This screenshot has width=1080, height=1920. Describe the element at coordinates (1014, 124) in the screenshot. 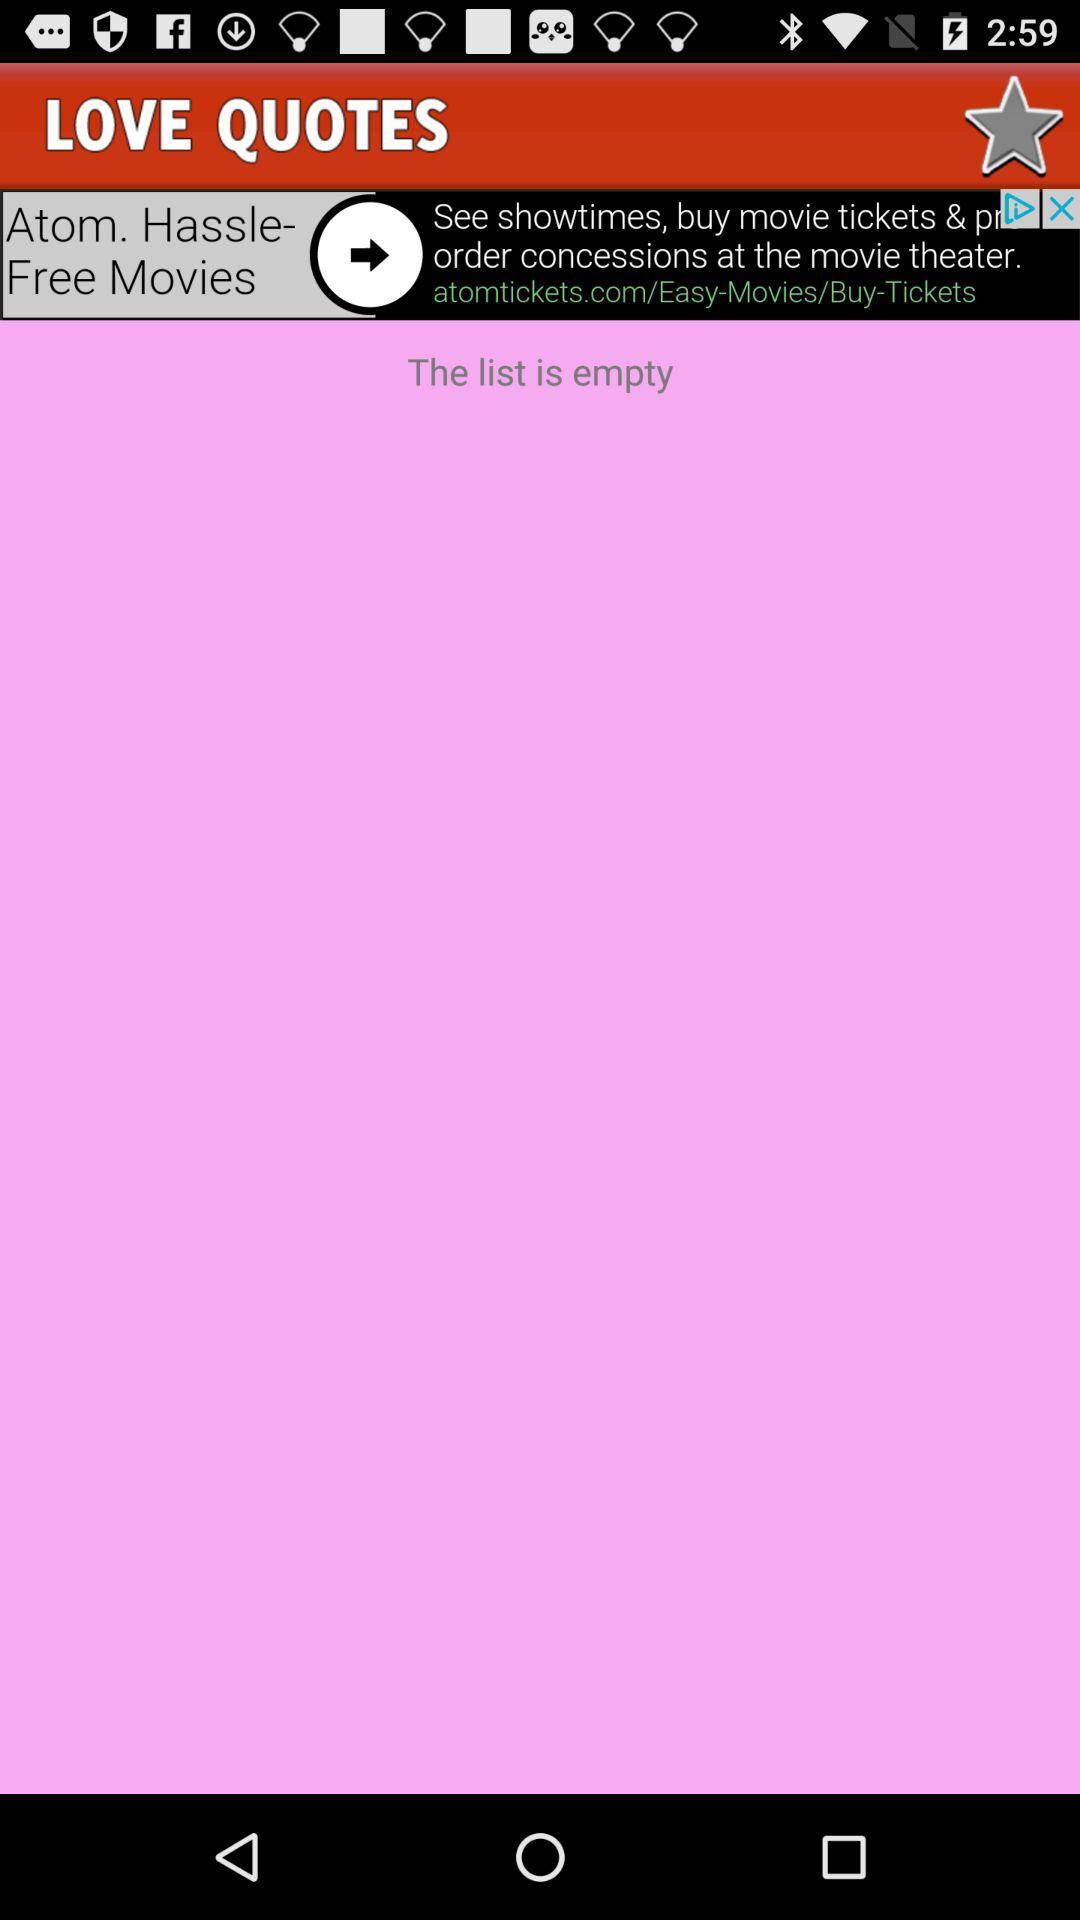

I see `to favorites` at that location.